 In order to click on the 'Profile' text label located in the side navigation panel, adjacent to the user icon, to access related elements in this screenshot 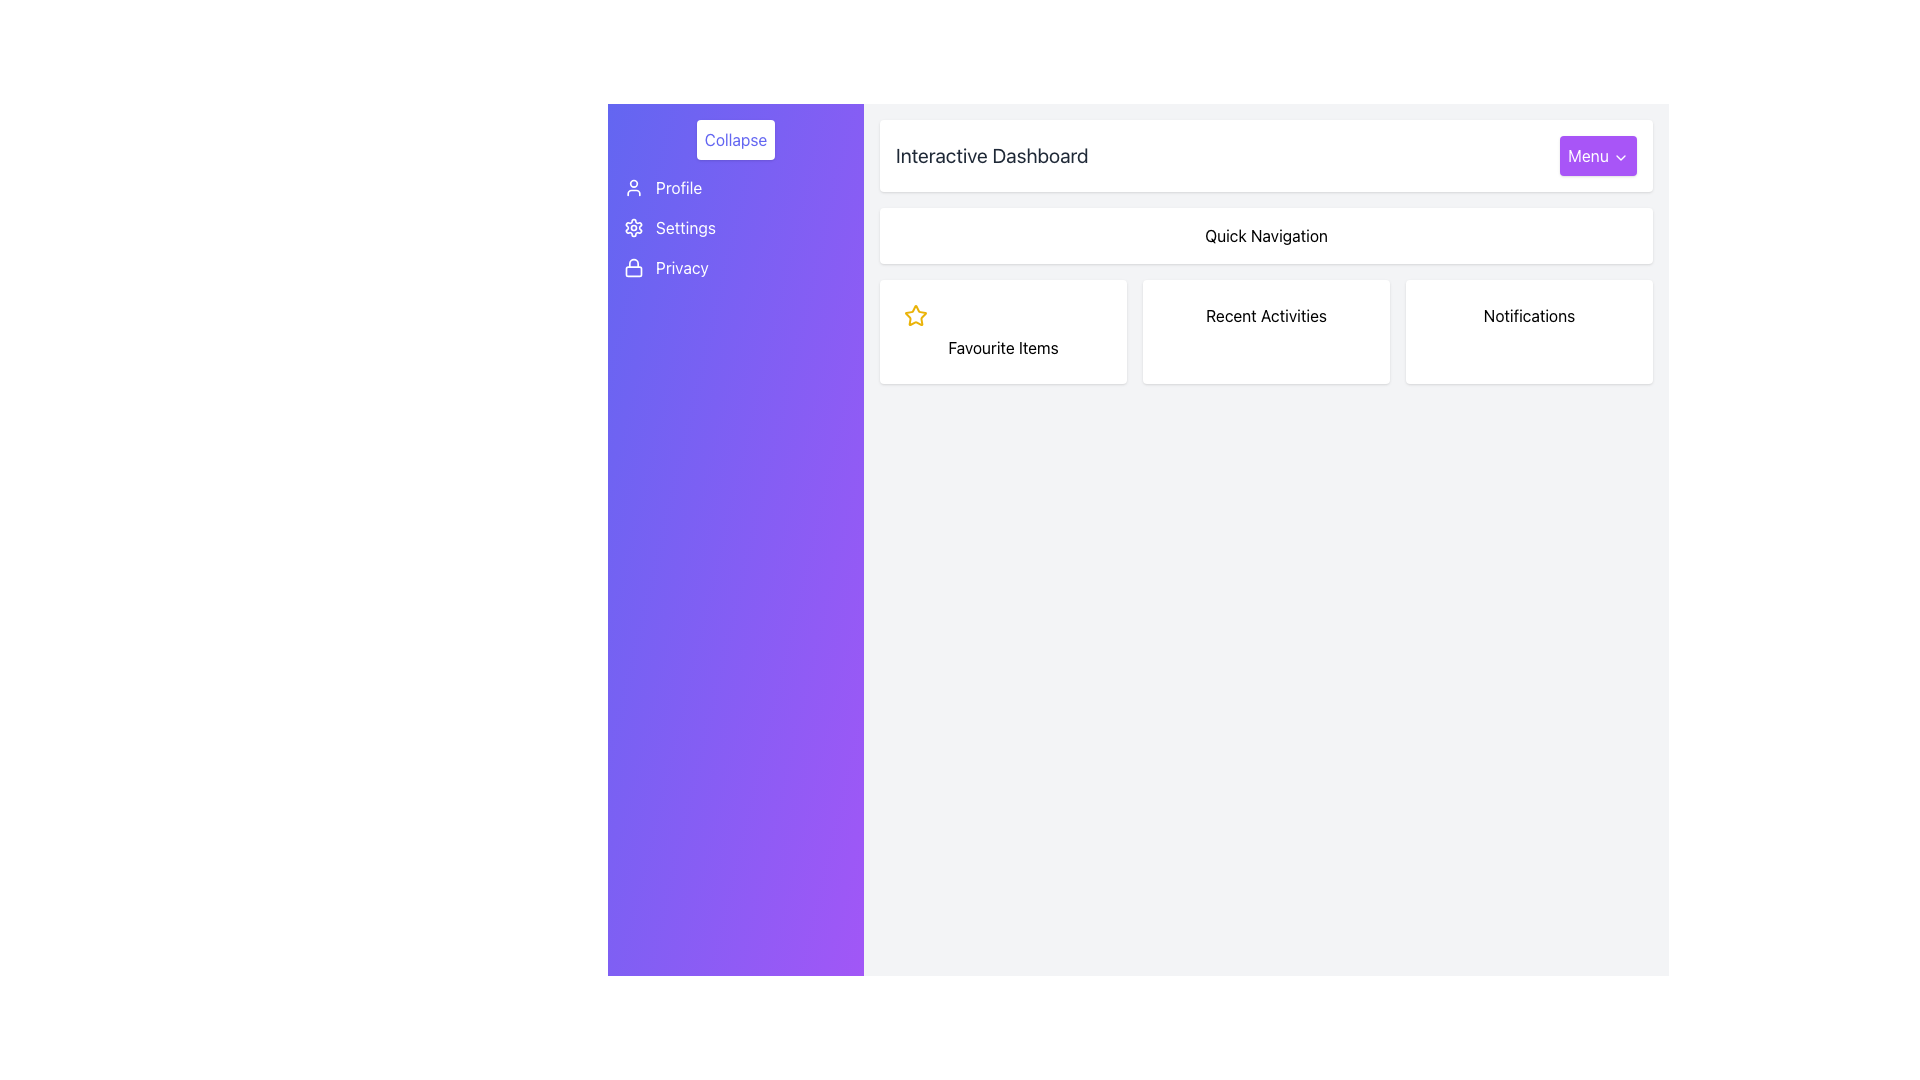, I will do `click(679, 188)`.